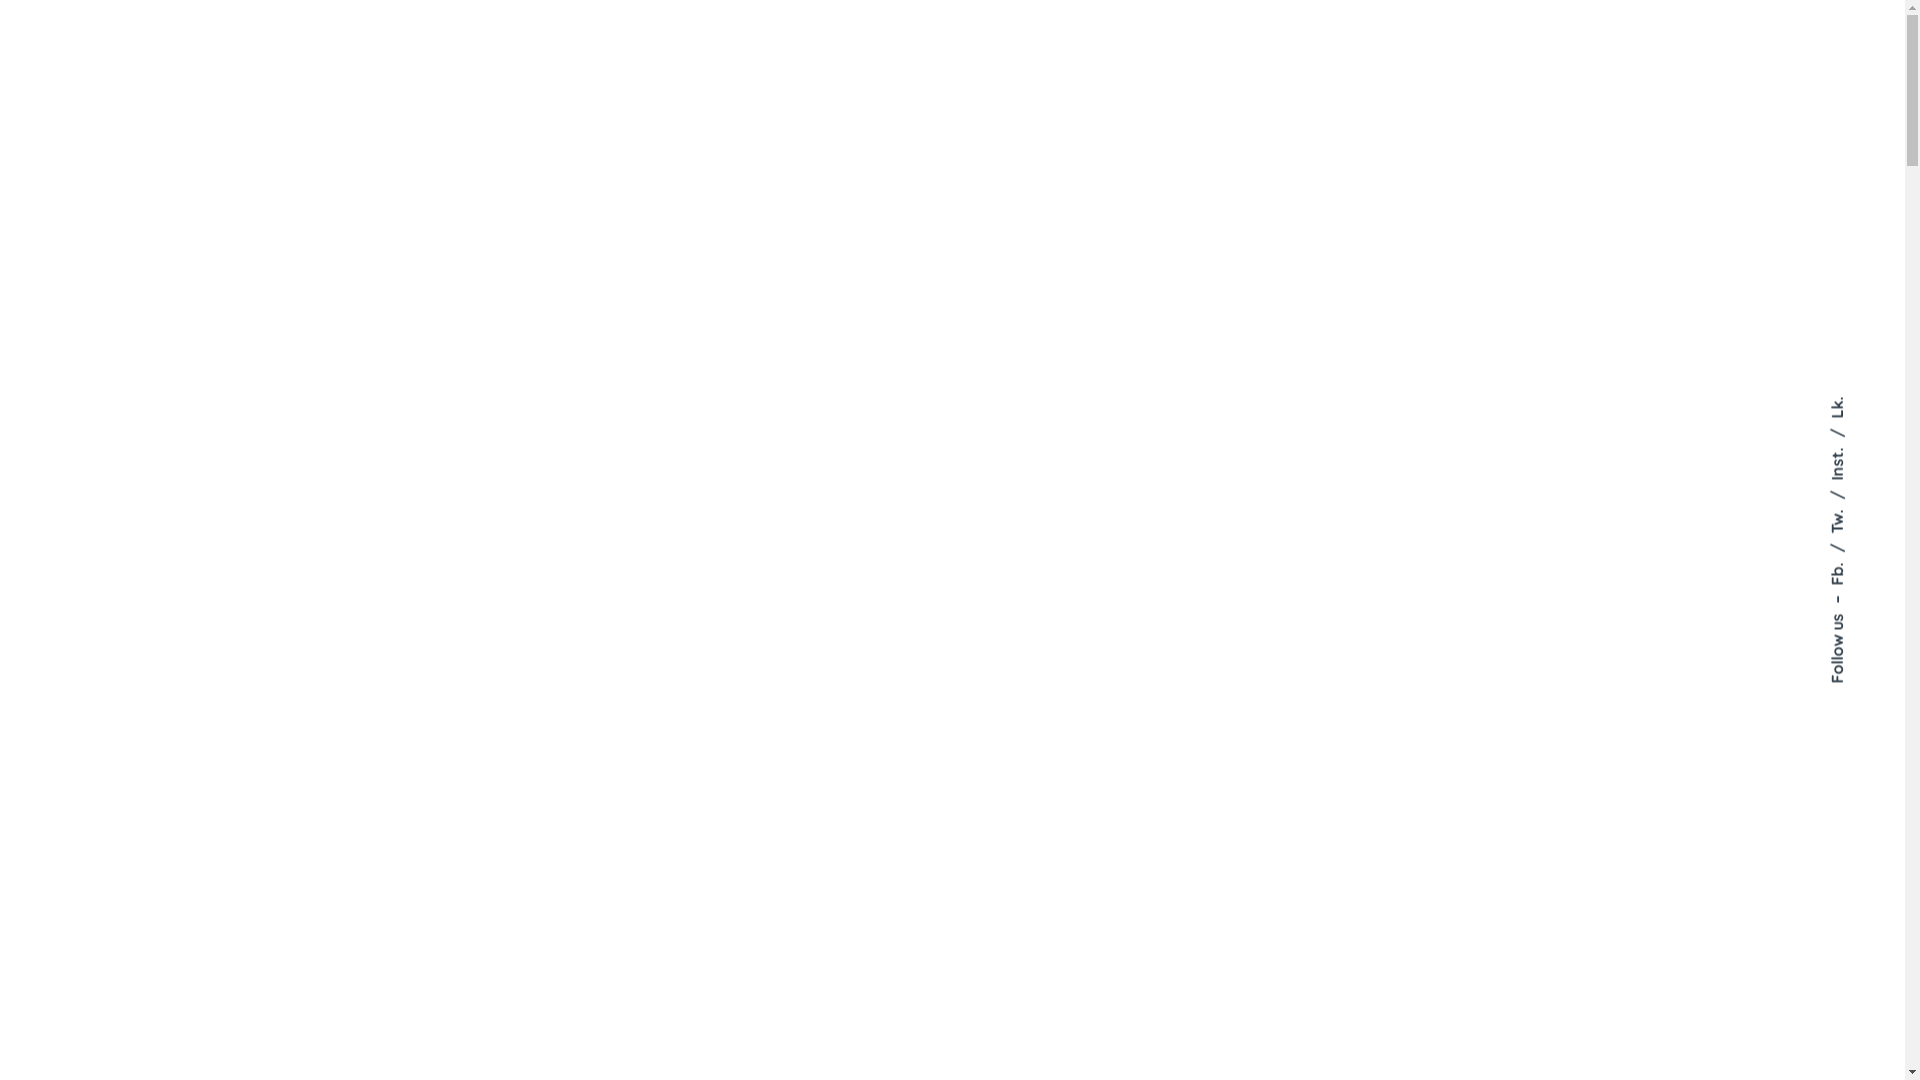 Image resolution: width=1920 pixels, height=1080 pixels. I want to click on 'Inst.', so click(1851, 437).